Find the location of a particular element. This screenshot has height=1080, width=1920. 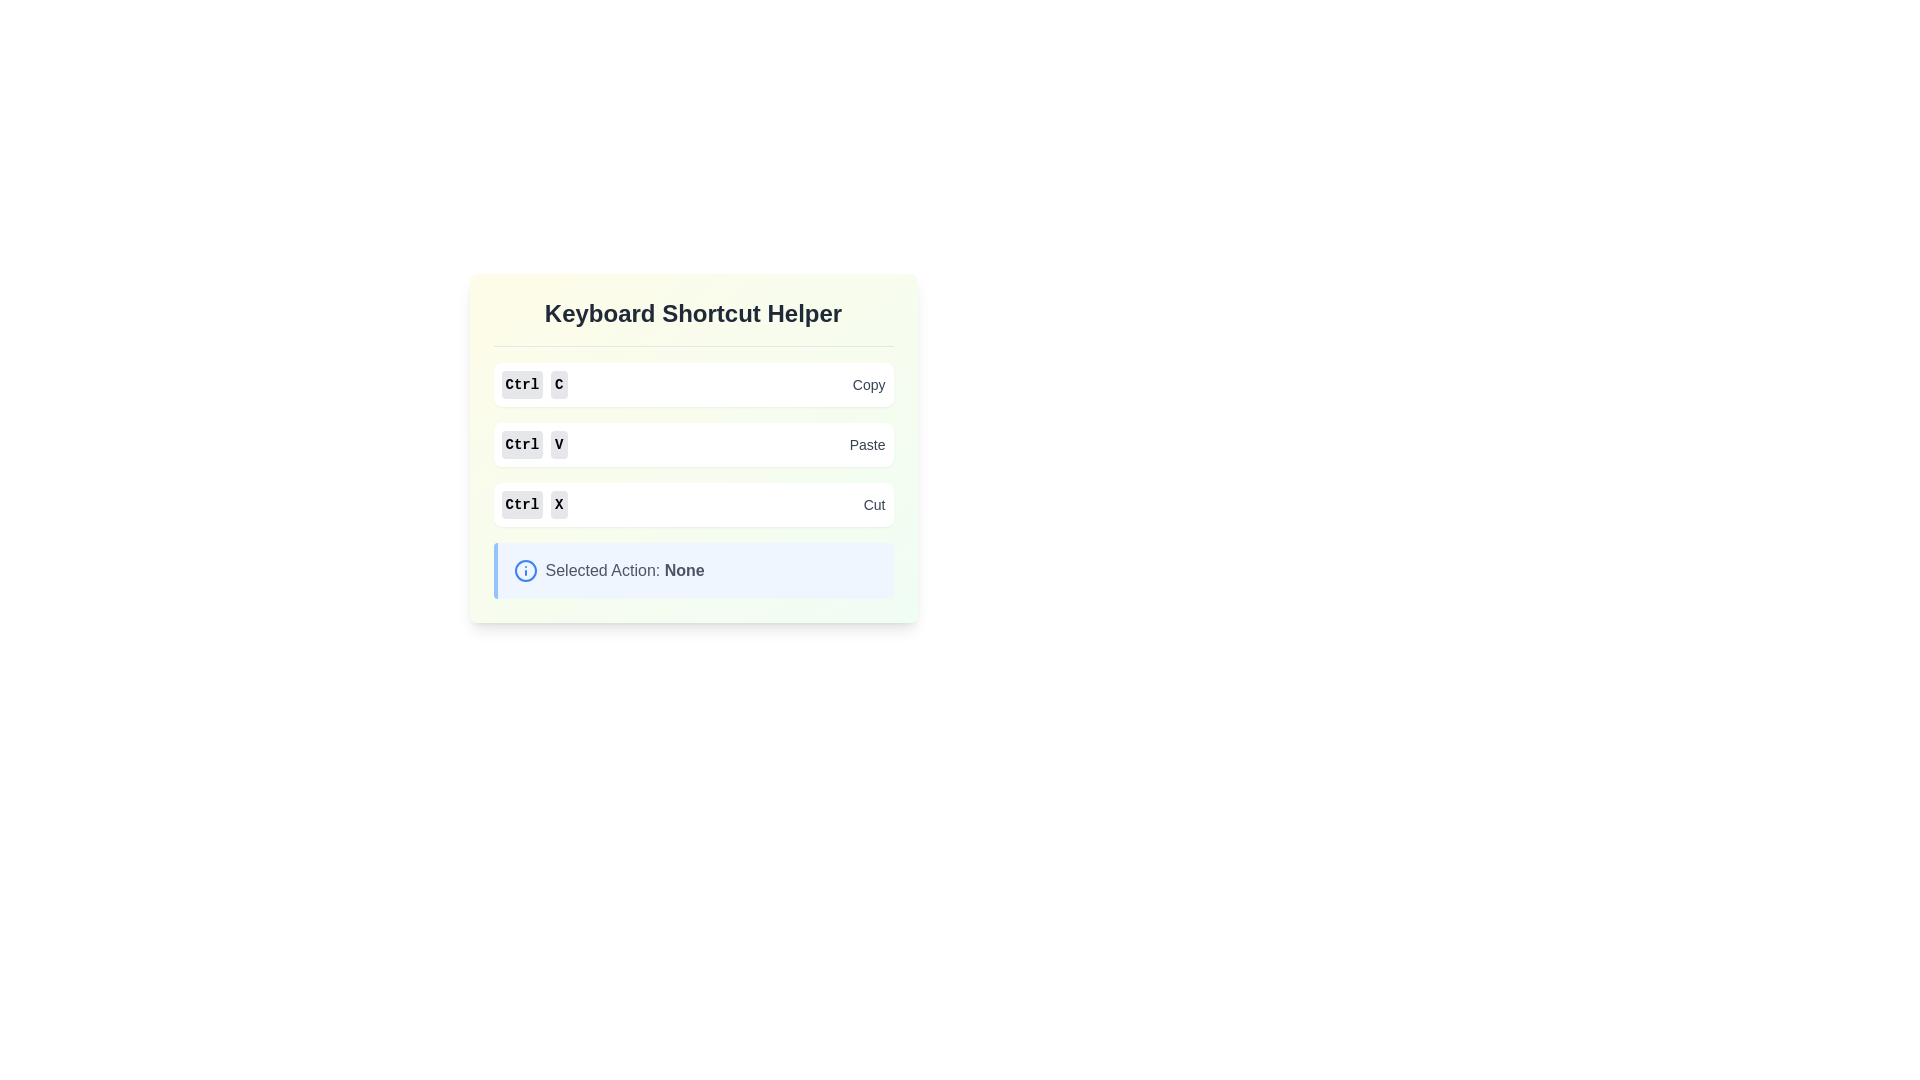

the Informational Panel, which features a gradient yellow-green background and lists keyboard shortcuts and their actions is located at coordinates (693, 447).